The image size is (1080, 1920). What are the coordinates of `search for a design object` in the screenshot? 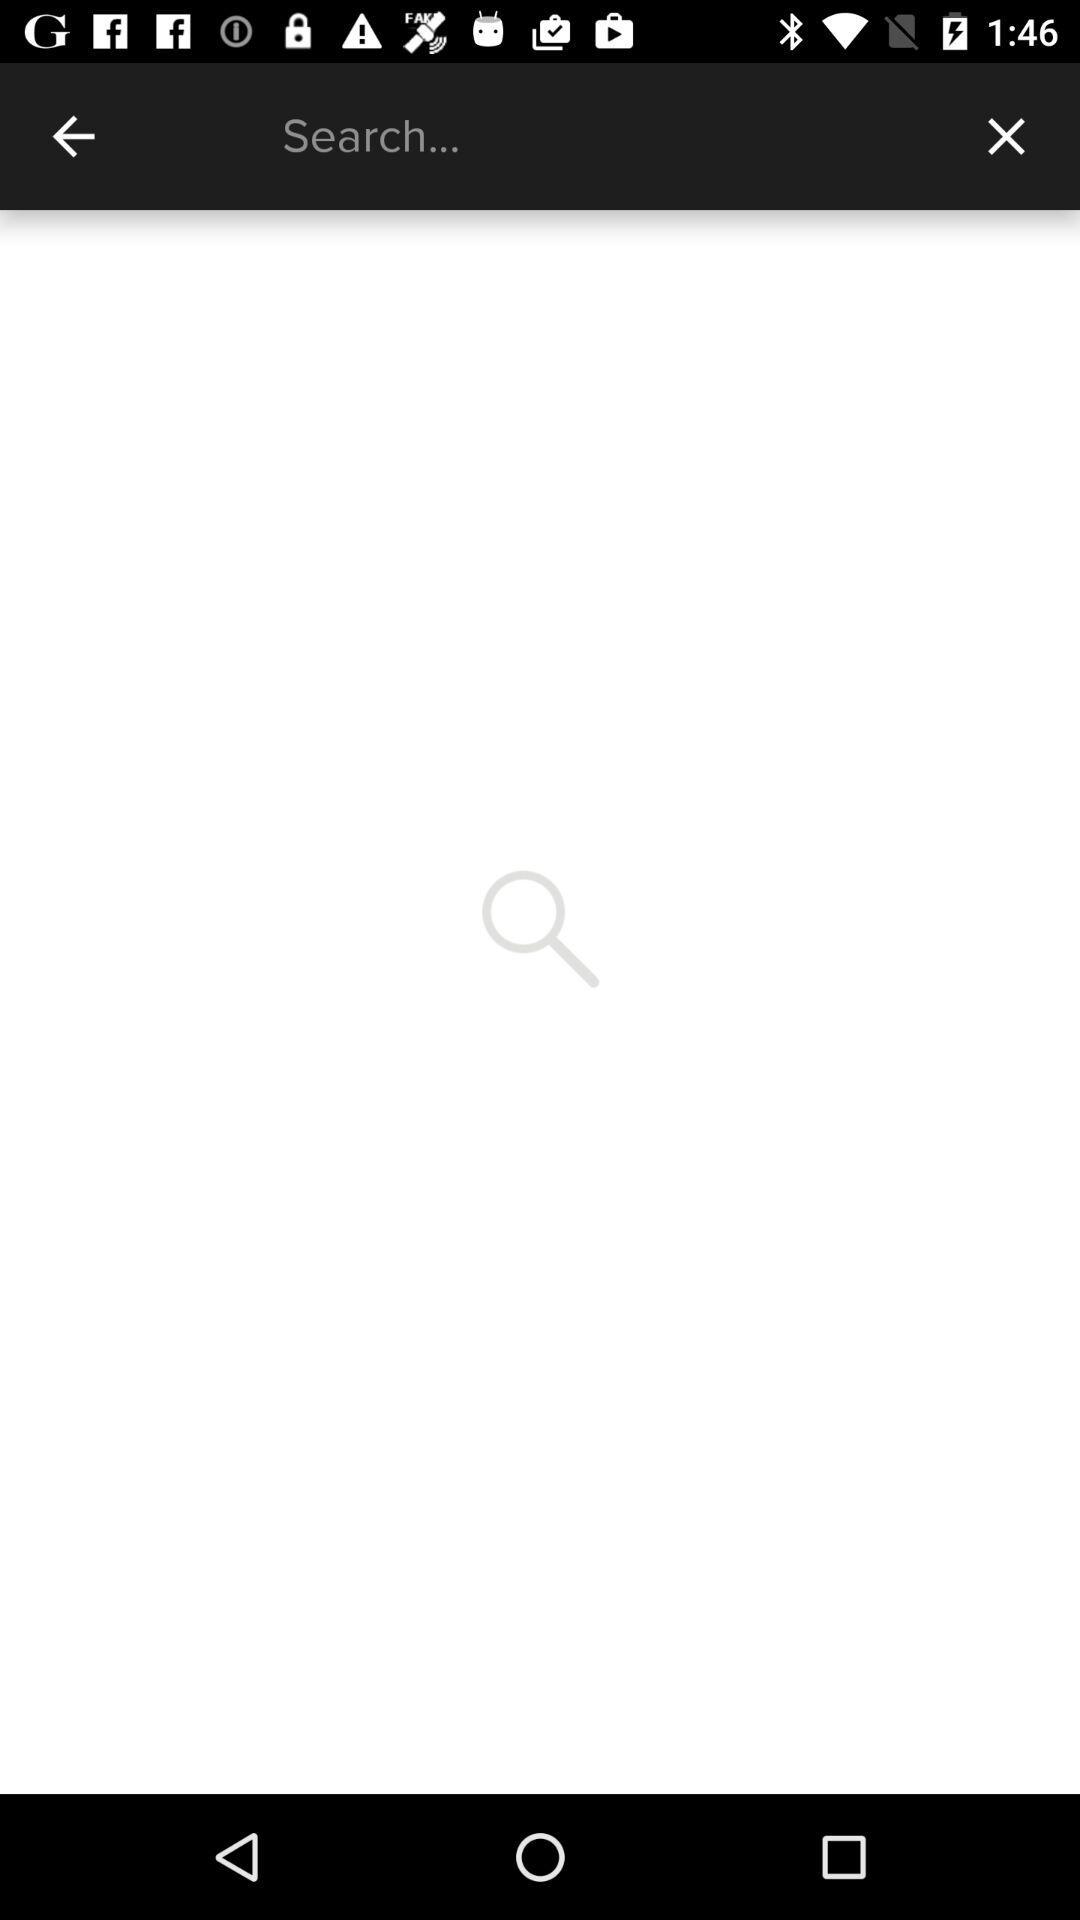 It's located at (606, 135).